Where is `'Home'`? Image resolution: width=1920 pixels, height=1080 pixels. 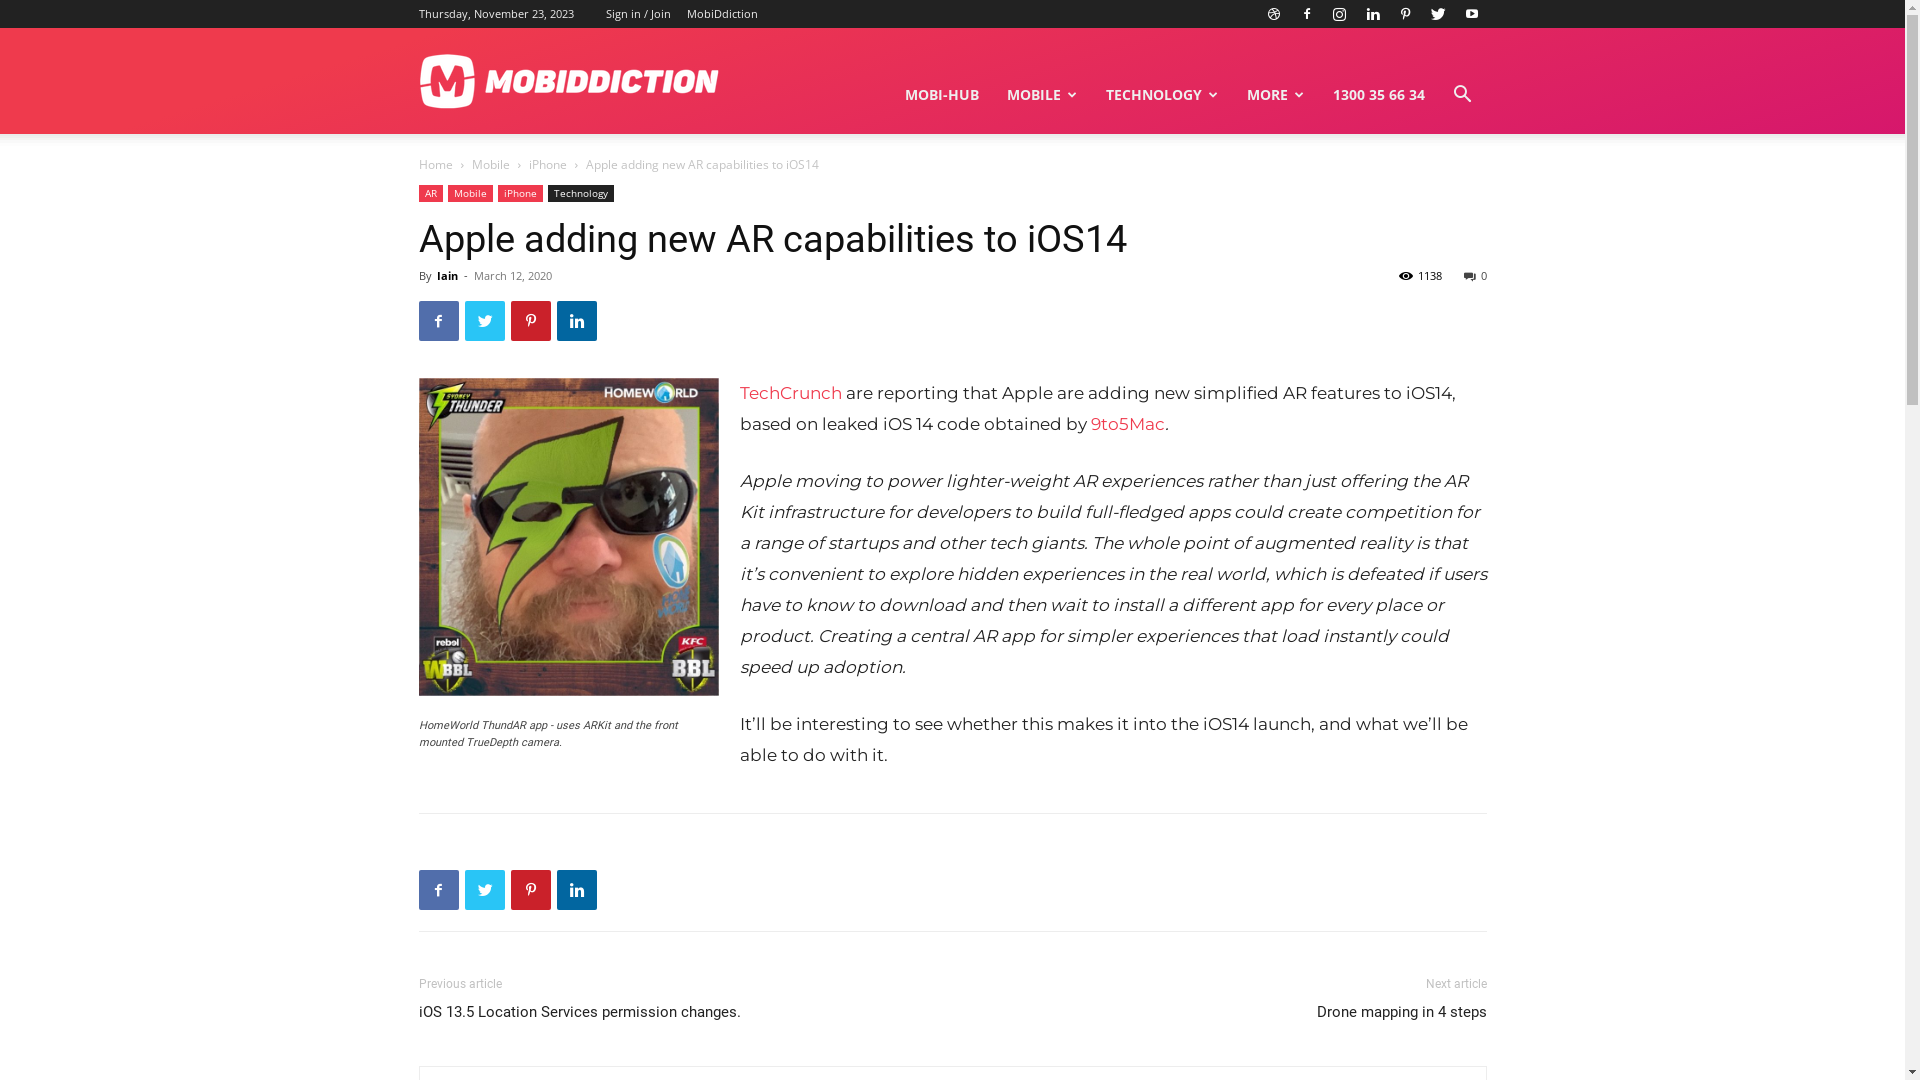 'Home' is located at coordinates (434, 163).